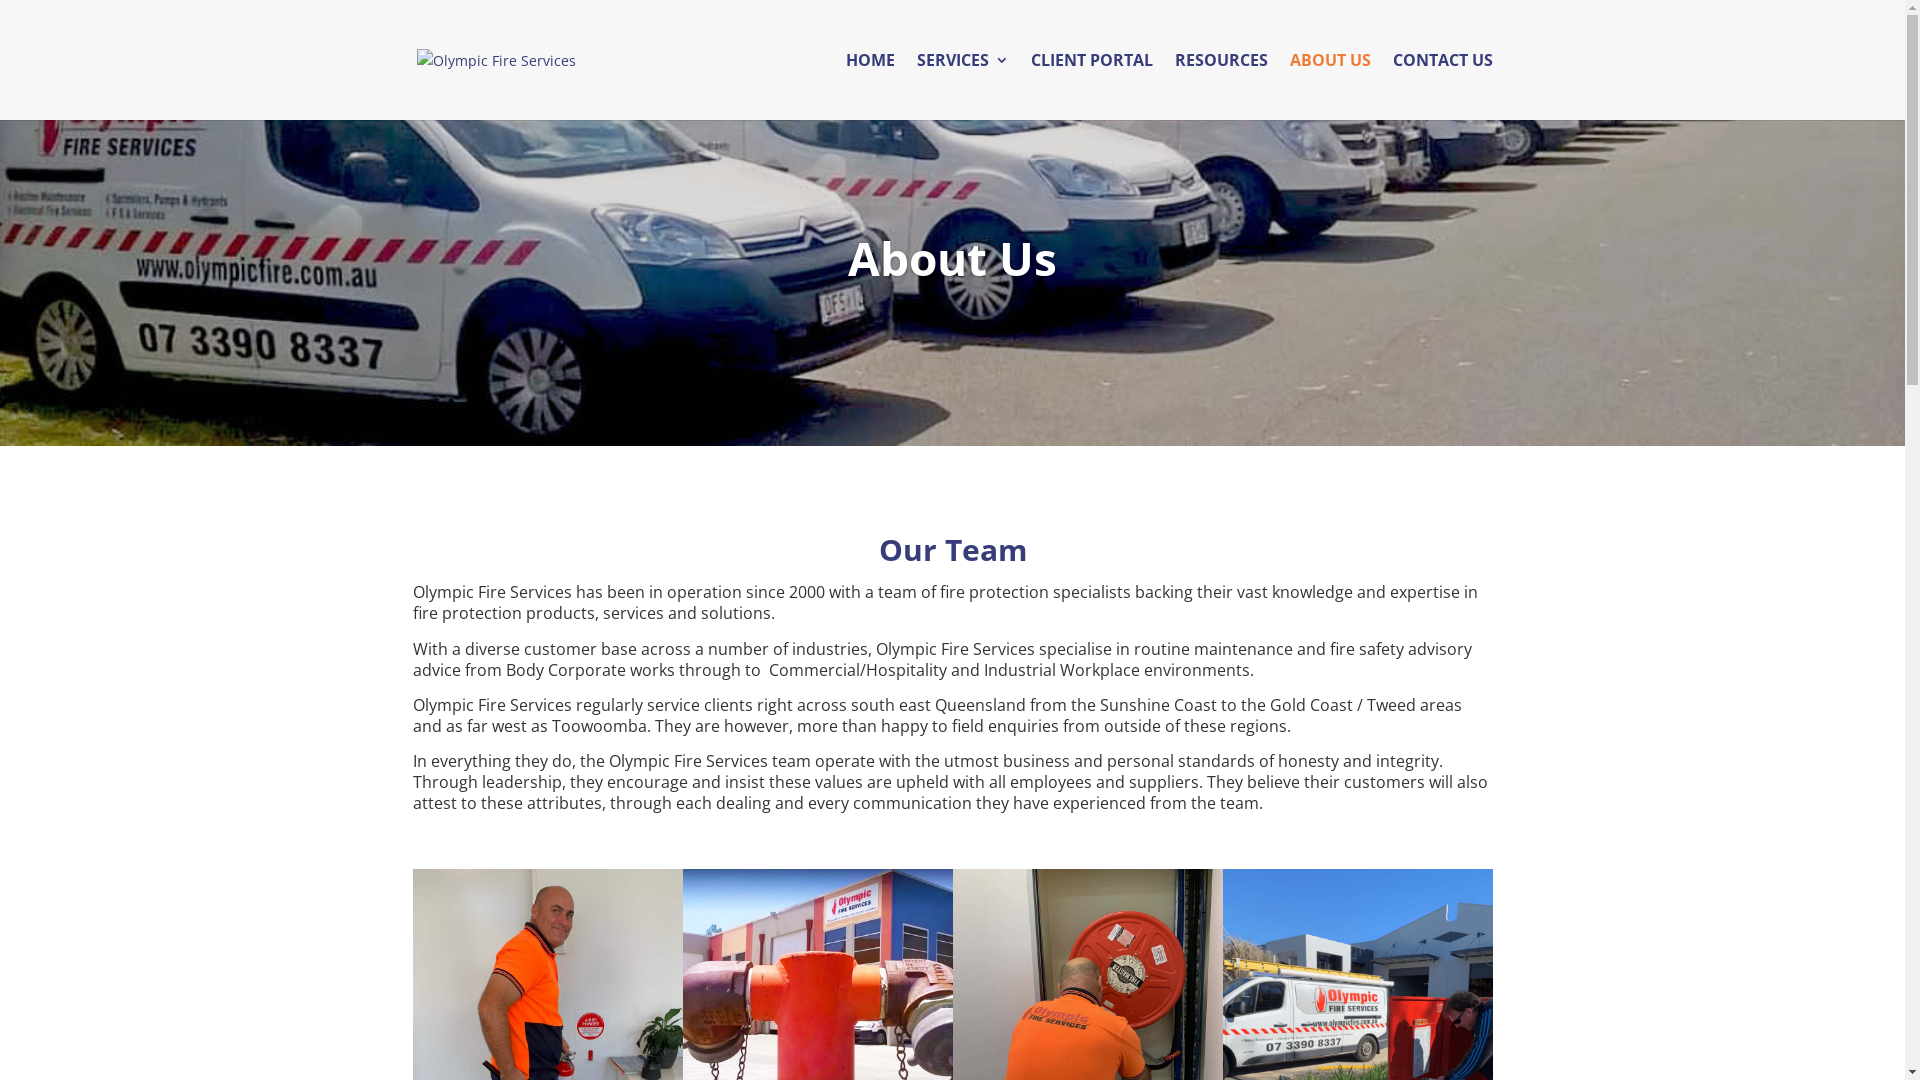  I want to click on 'HOME', so click(870, 85).